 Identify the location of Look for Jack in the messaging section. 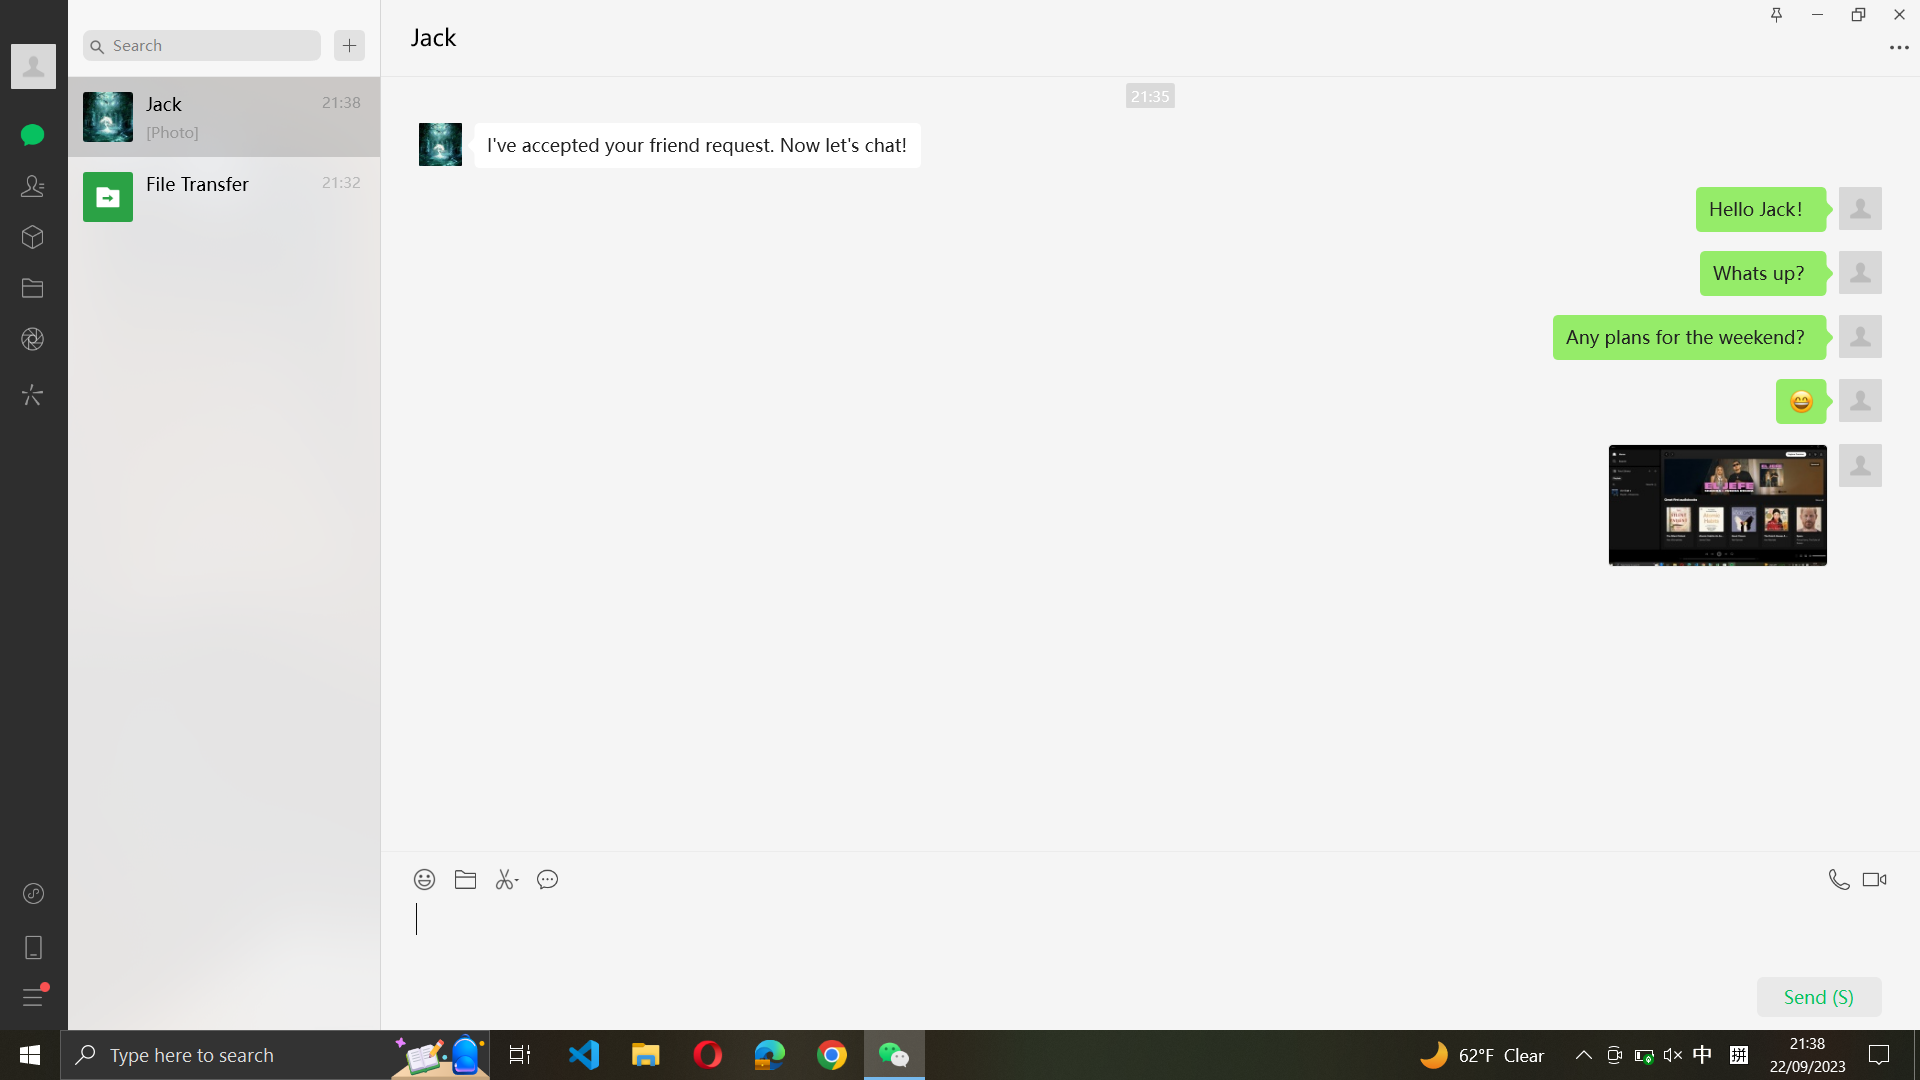
(201, 44).